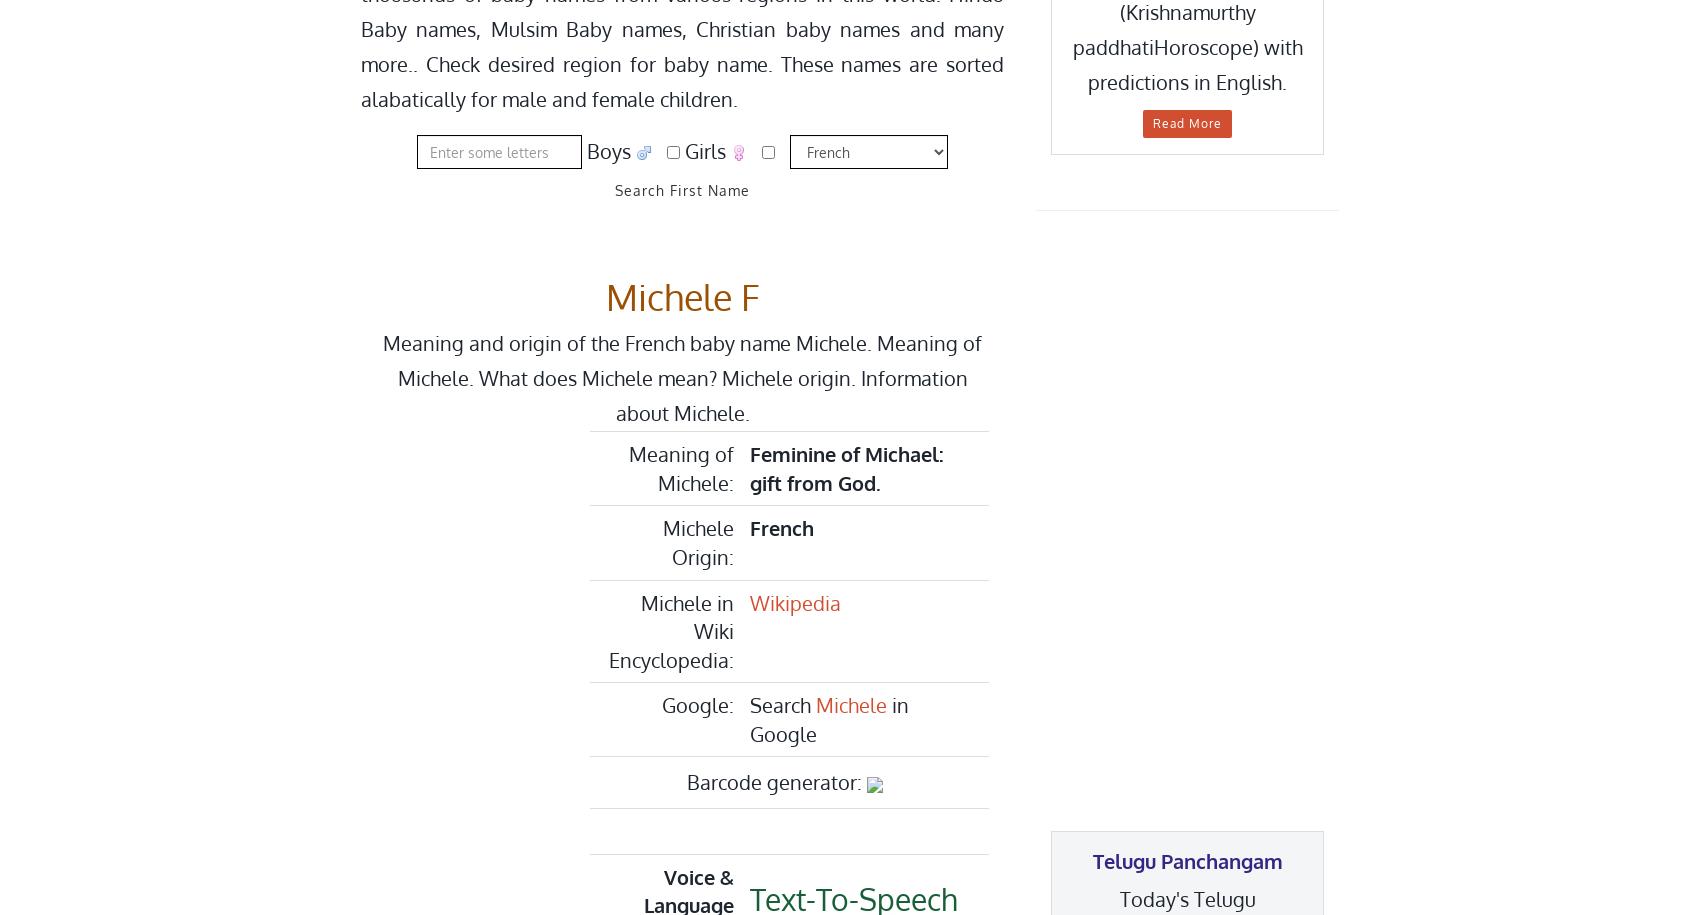  I want to click on 'in Google', so click(828, 719).